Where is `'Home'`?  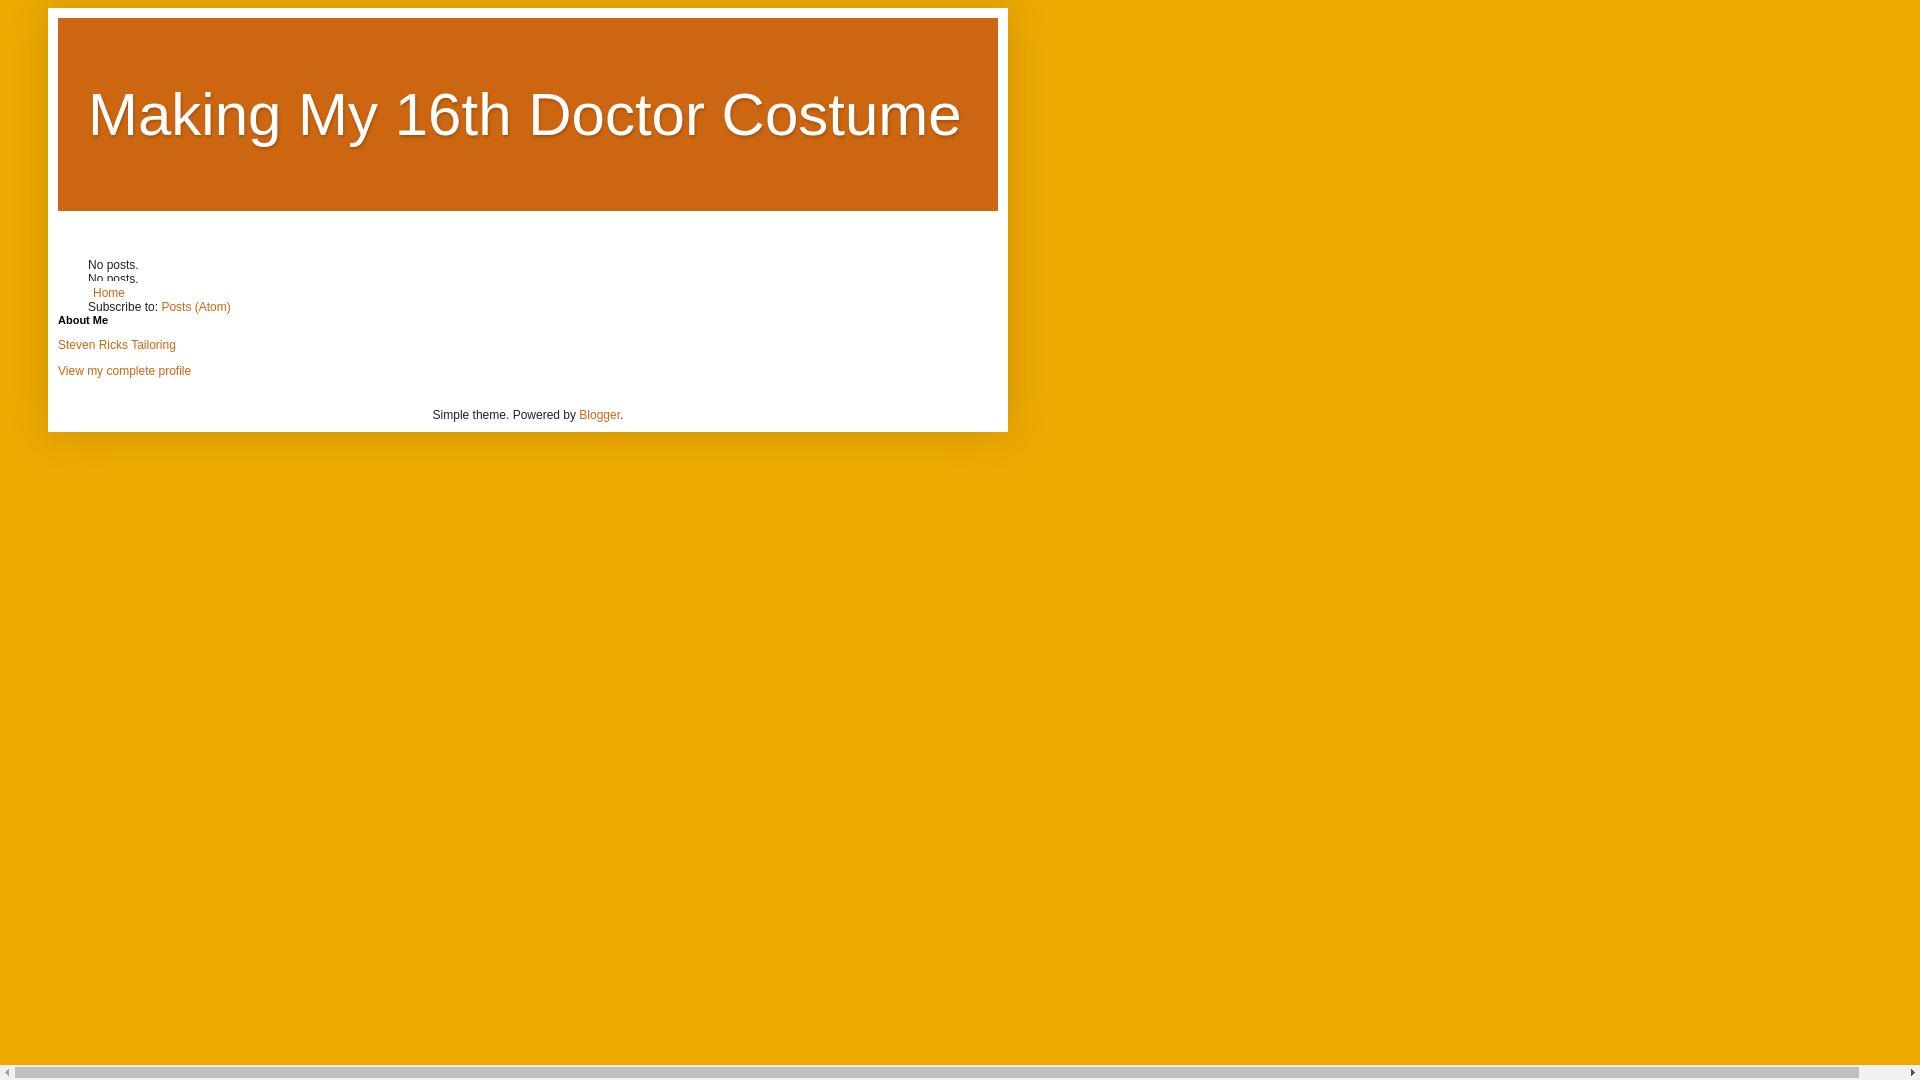 'Home' is located at coordinates (86, 293).